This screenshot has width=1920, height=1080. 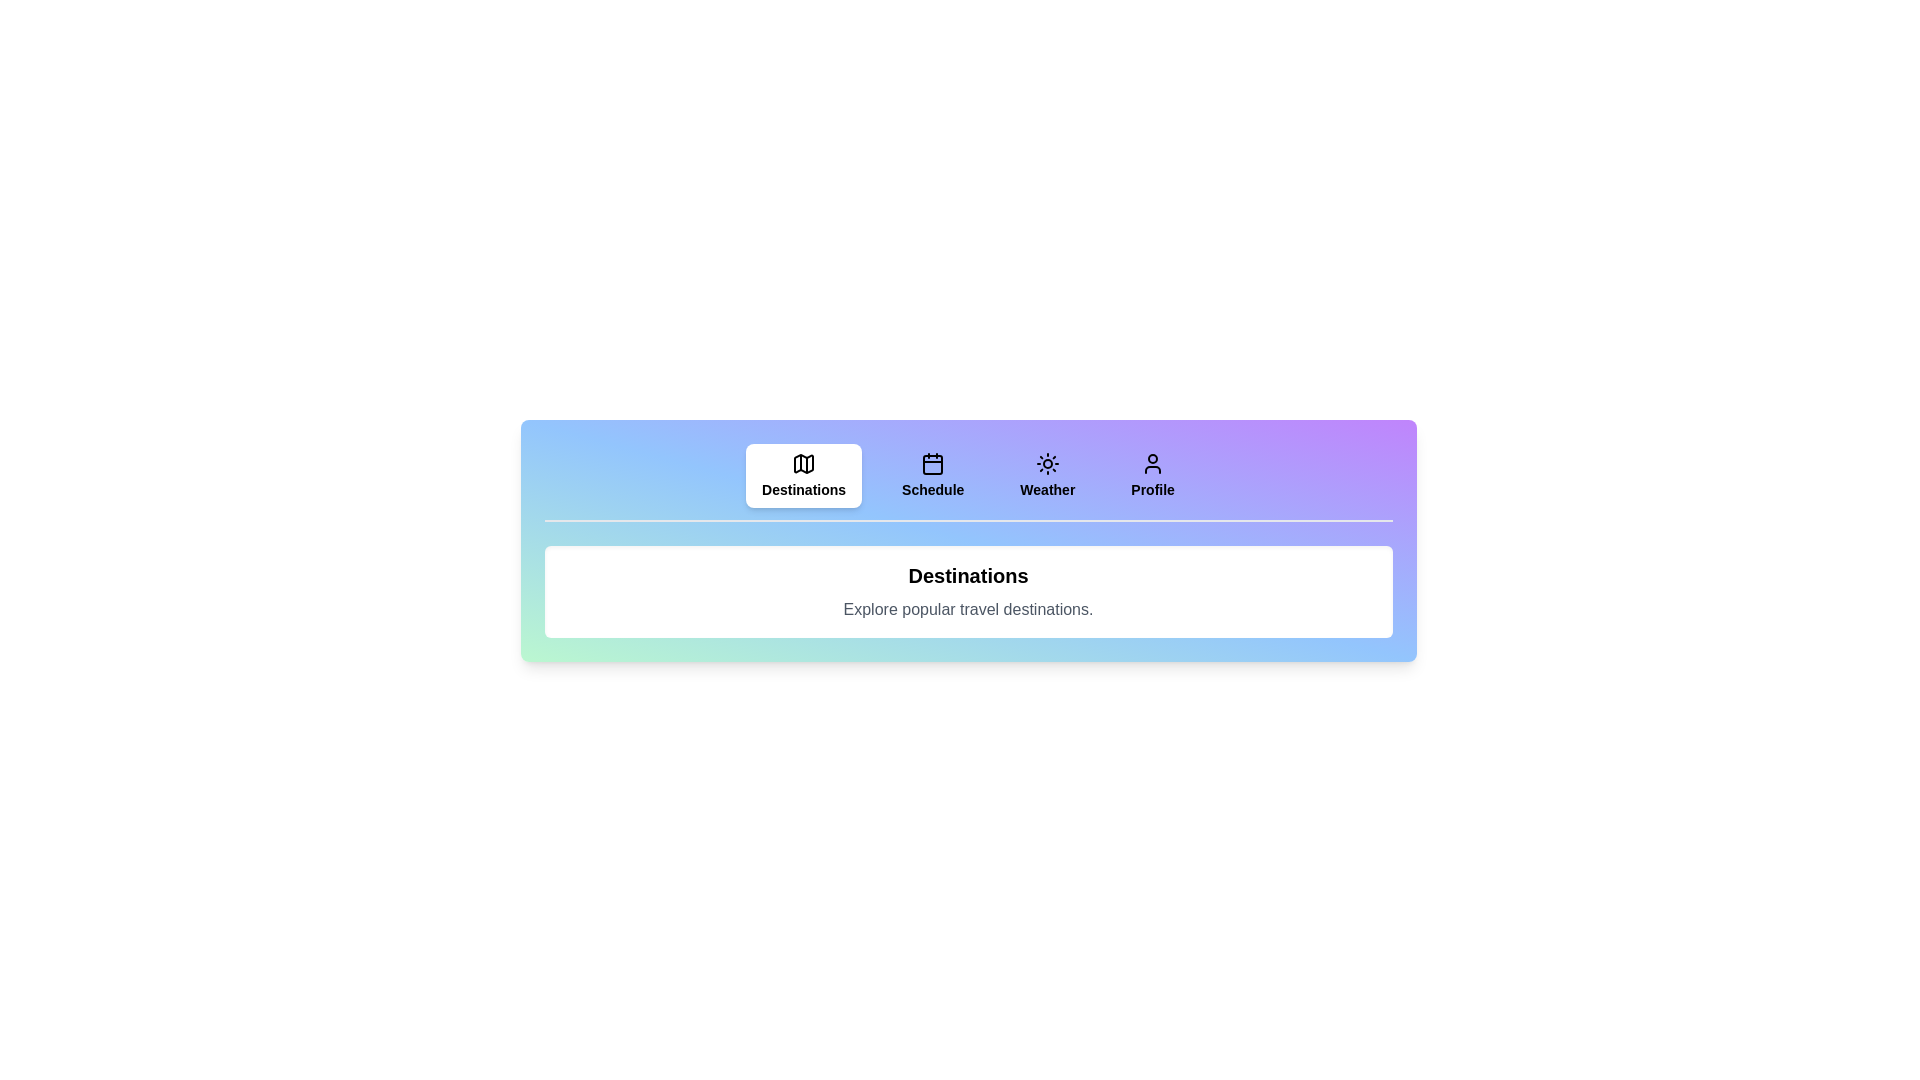 I want to click on the Destinations tab, so click(x=804, y=475).